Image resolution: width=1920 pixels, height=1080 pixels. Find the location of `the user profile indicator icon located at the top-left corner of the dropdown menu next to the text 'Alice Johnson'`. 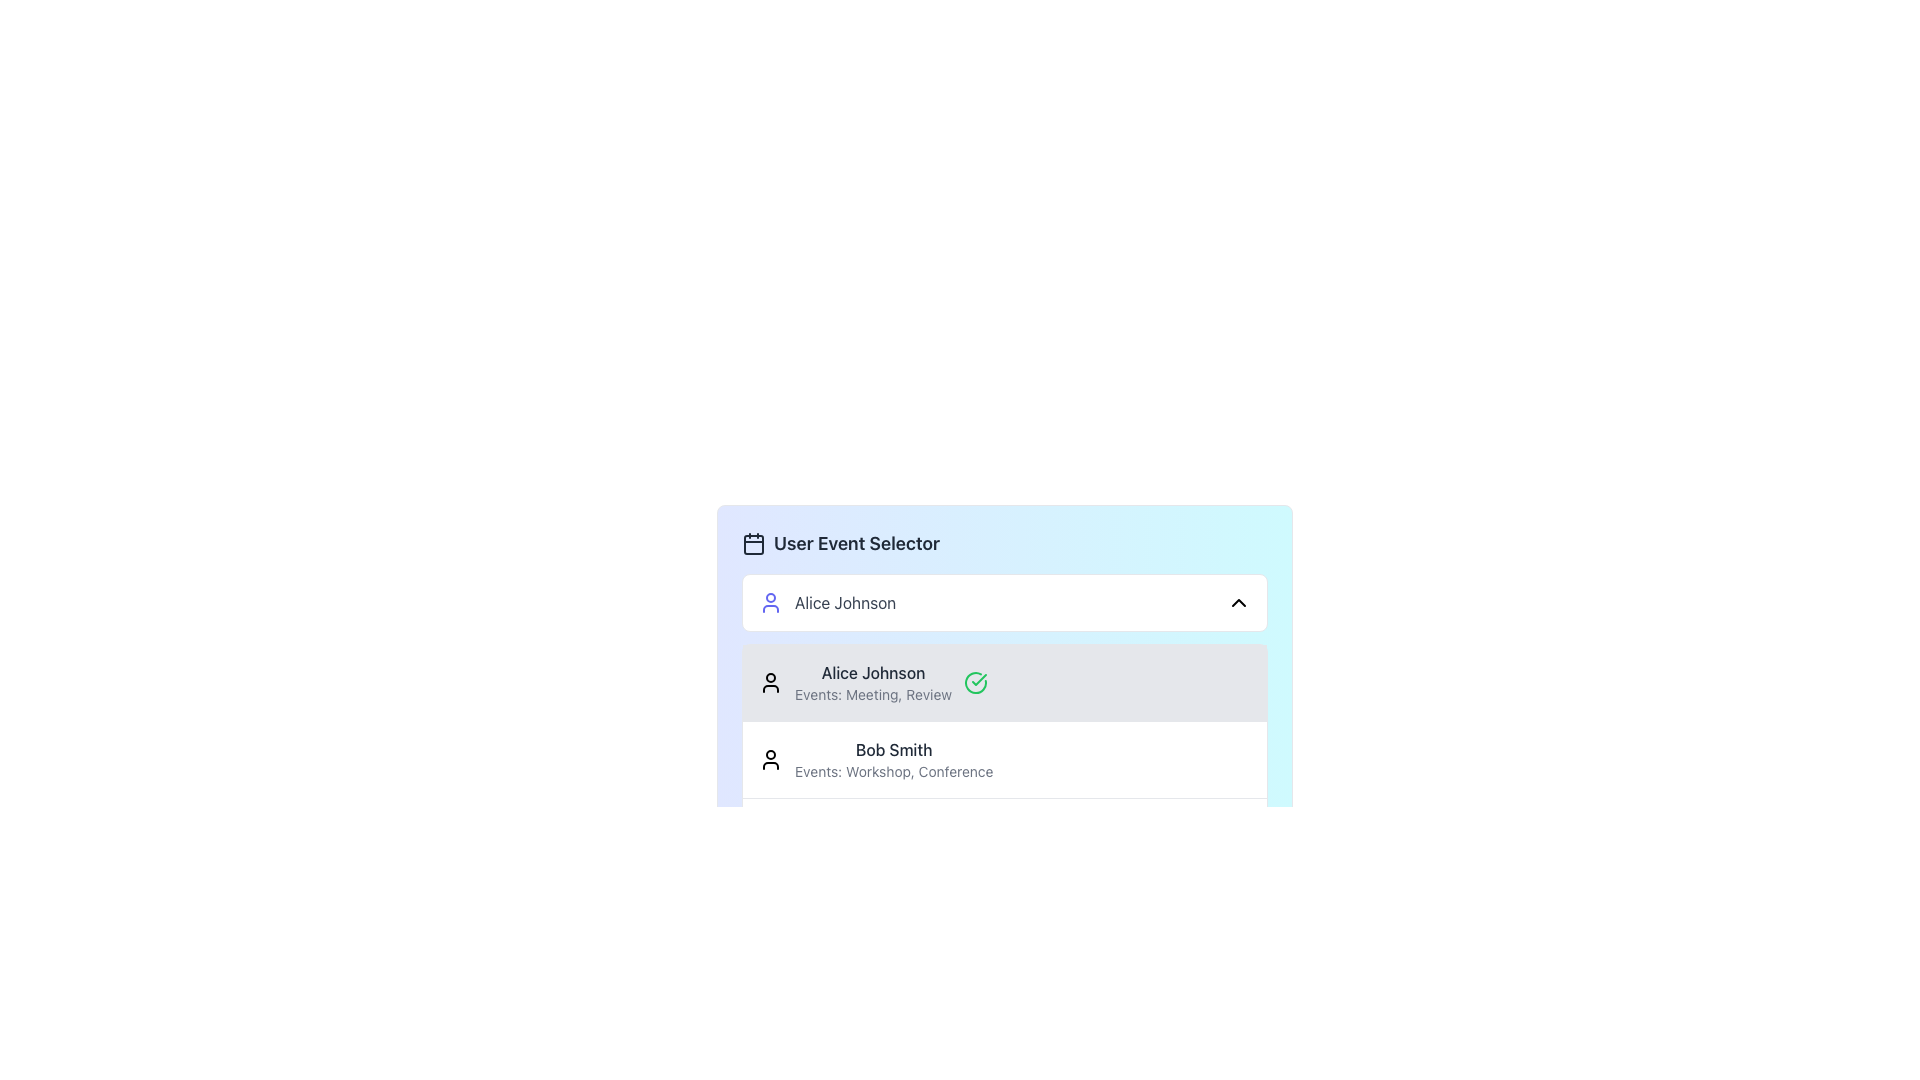

the user profile indicator icon located at the top-left corner of the dropdown menu next to the text 'Alice Johnson' is located at coordinates (770, 601).